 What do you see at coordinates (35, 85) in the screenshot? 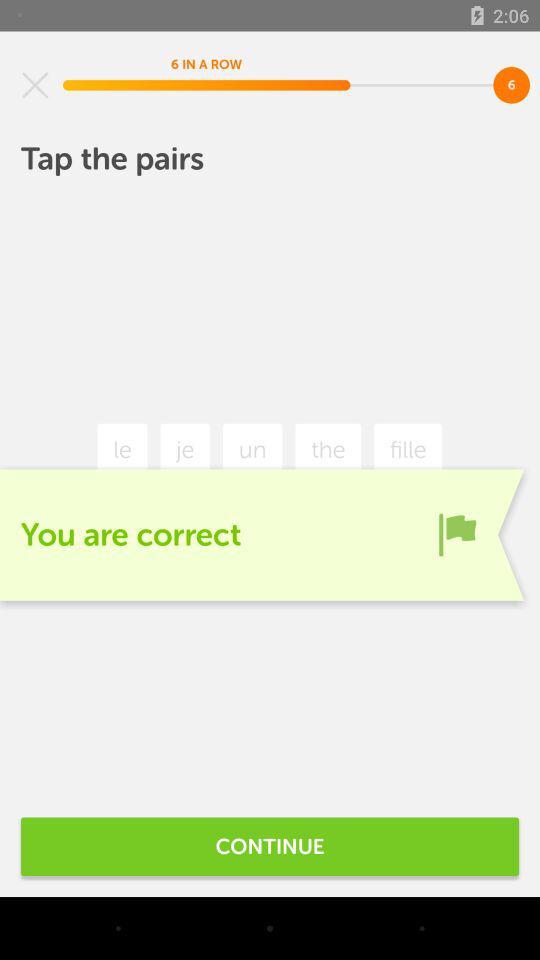
I see `the item above the tap the pairs icon` at bounding box center [35, 85].